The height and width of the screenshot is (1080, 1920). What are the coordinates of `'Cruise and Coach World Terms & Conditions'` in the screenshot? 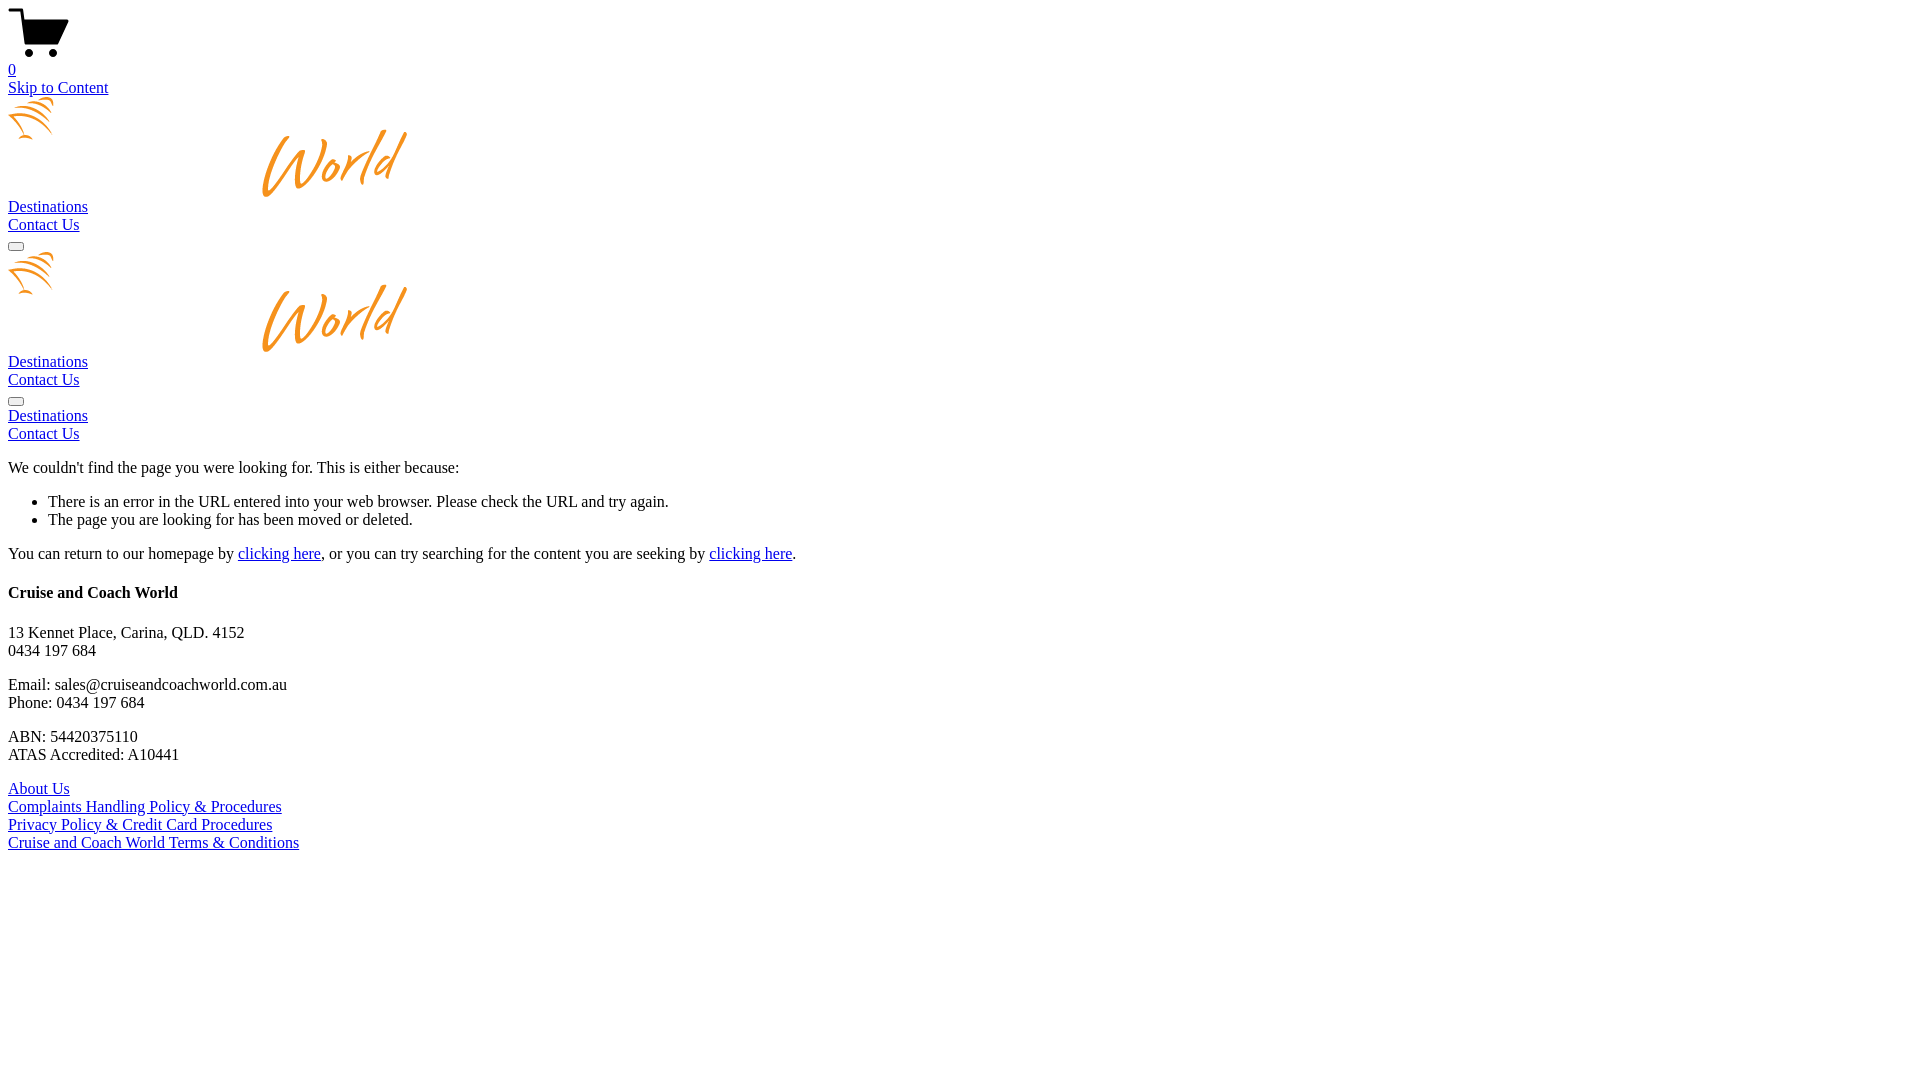 It's located at (152, 842).